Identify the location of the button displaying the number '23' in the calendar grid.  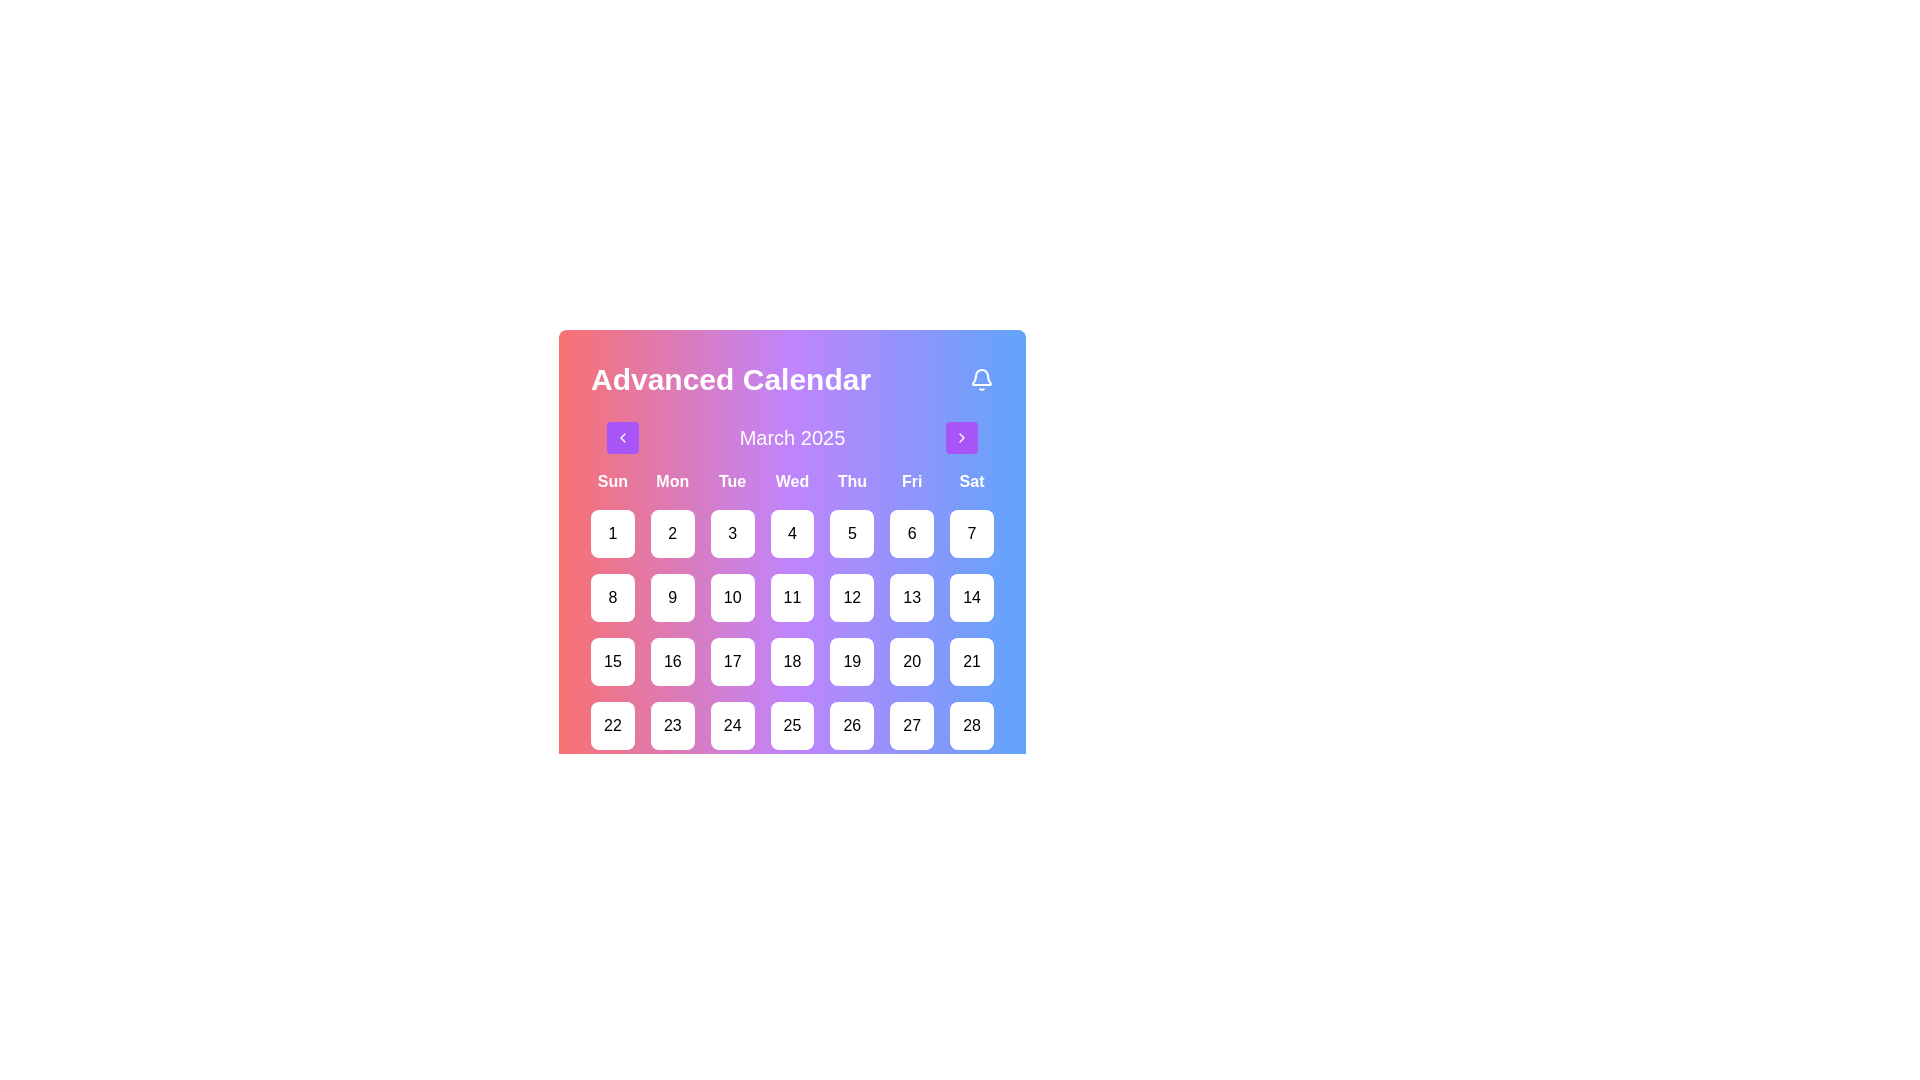
(672, 725).